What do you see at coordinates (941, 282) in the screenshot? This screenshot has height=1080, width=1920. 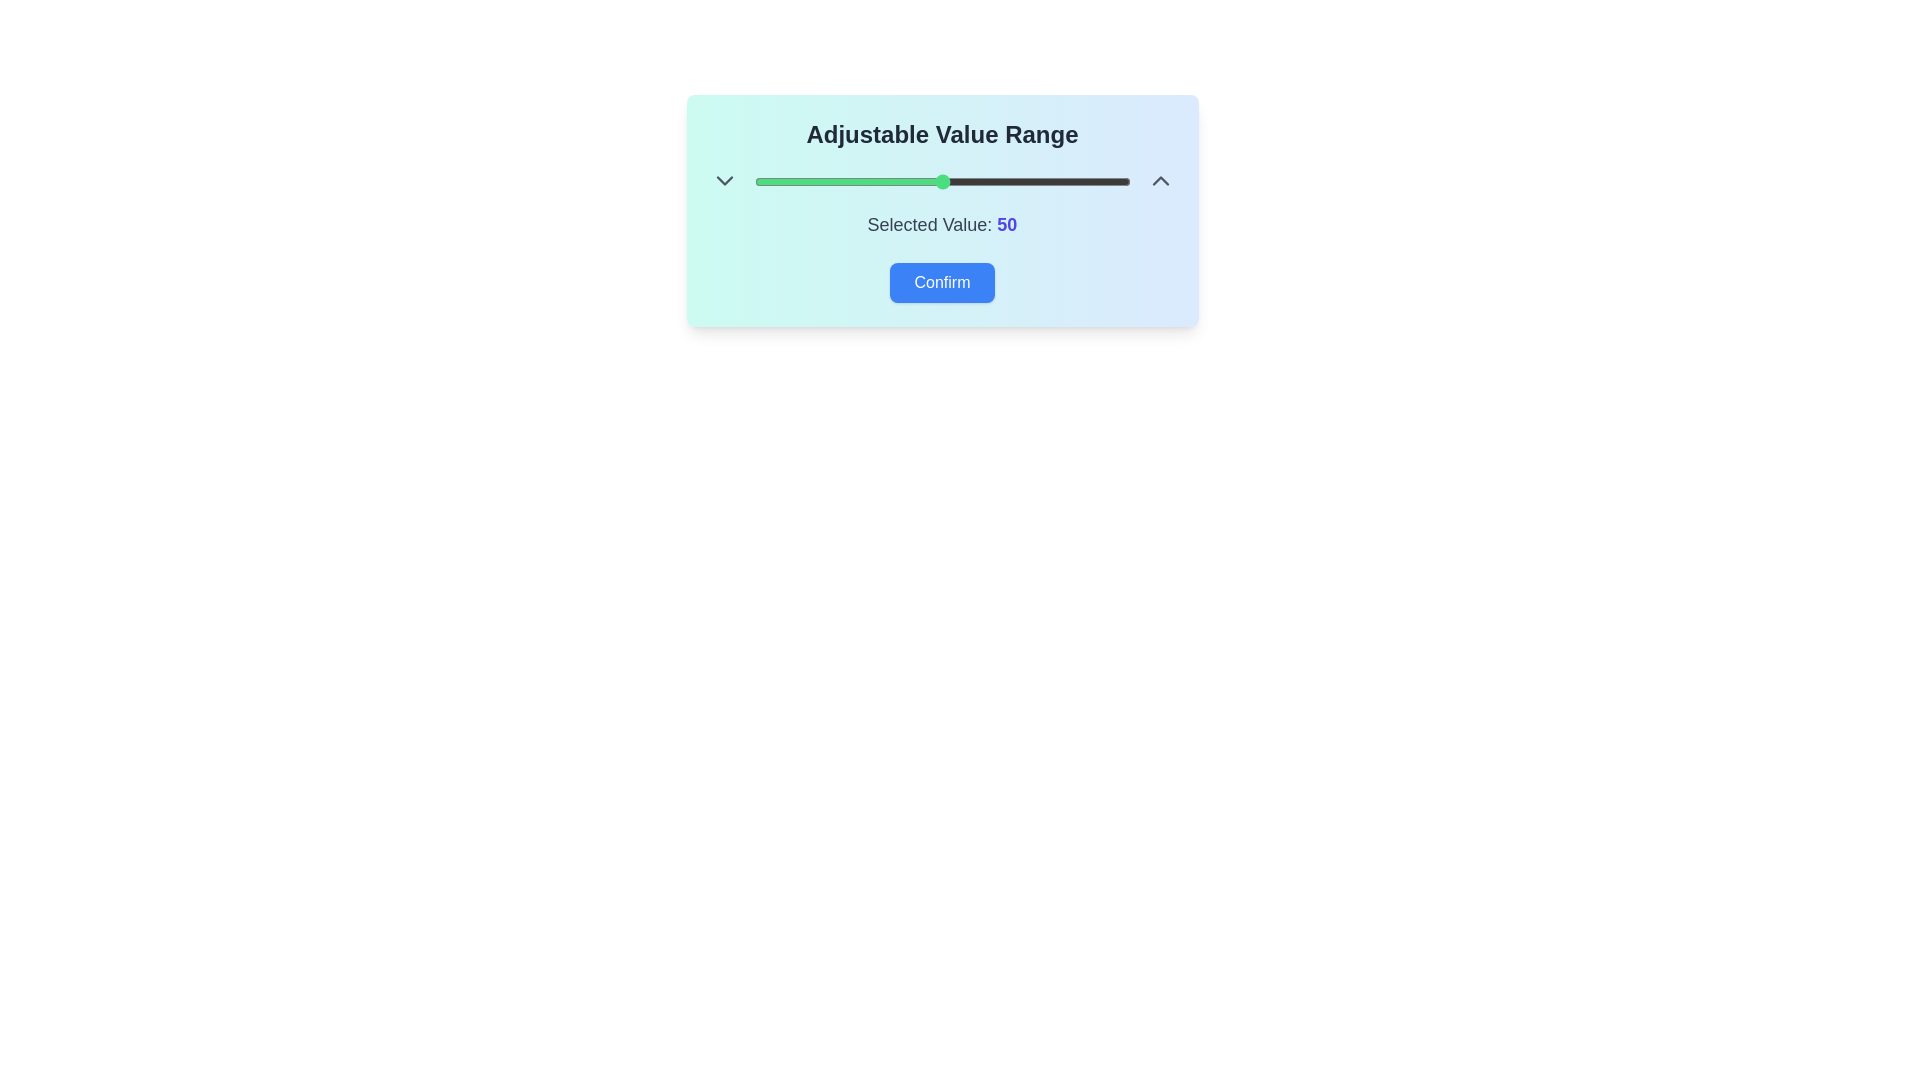 I see `the confirm button to submit the selected value` at bounding box center [941, 282].